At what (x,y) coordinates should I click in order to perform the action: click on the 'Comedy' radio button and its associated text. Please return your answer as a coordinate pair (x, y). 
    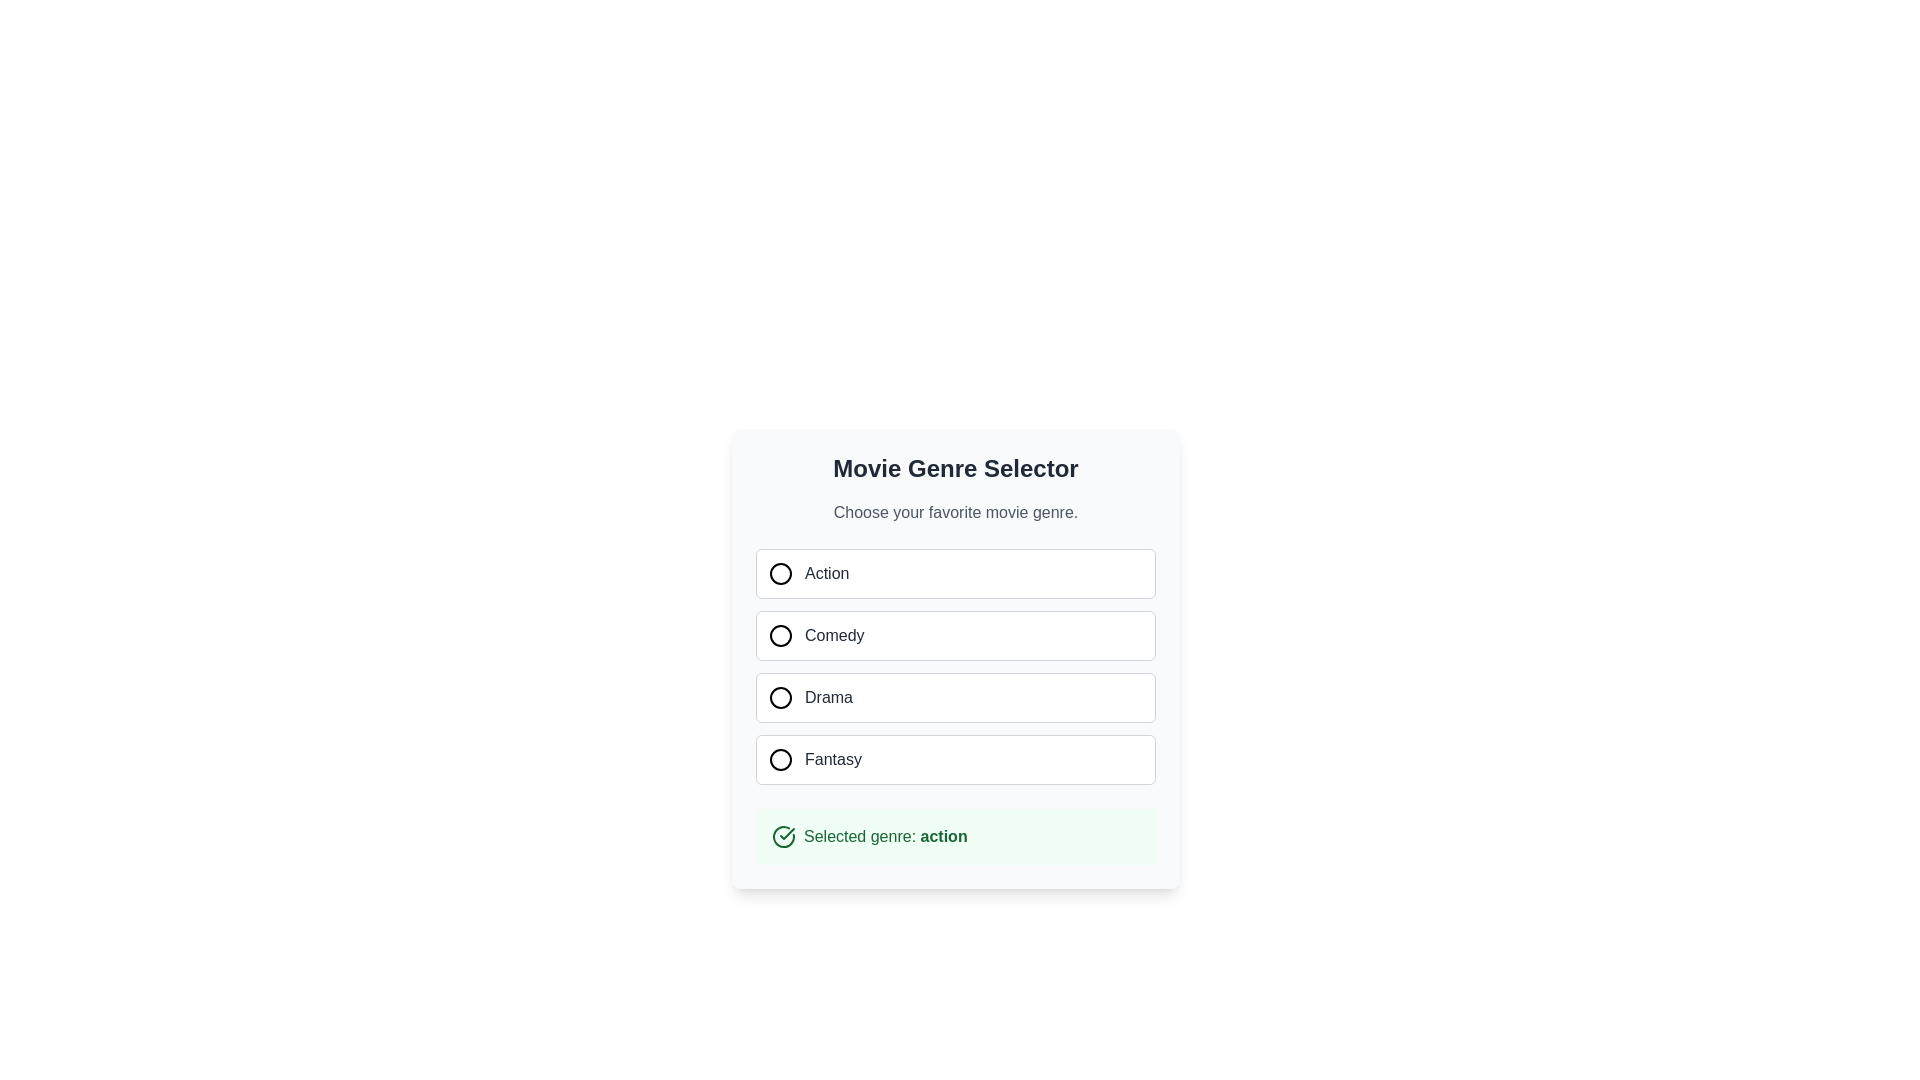
    Looking at the image, I should click on (816, 636).